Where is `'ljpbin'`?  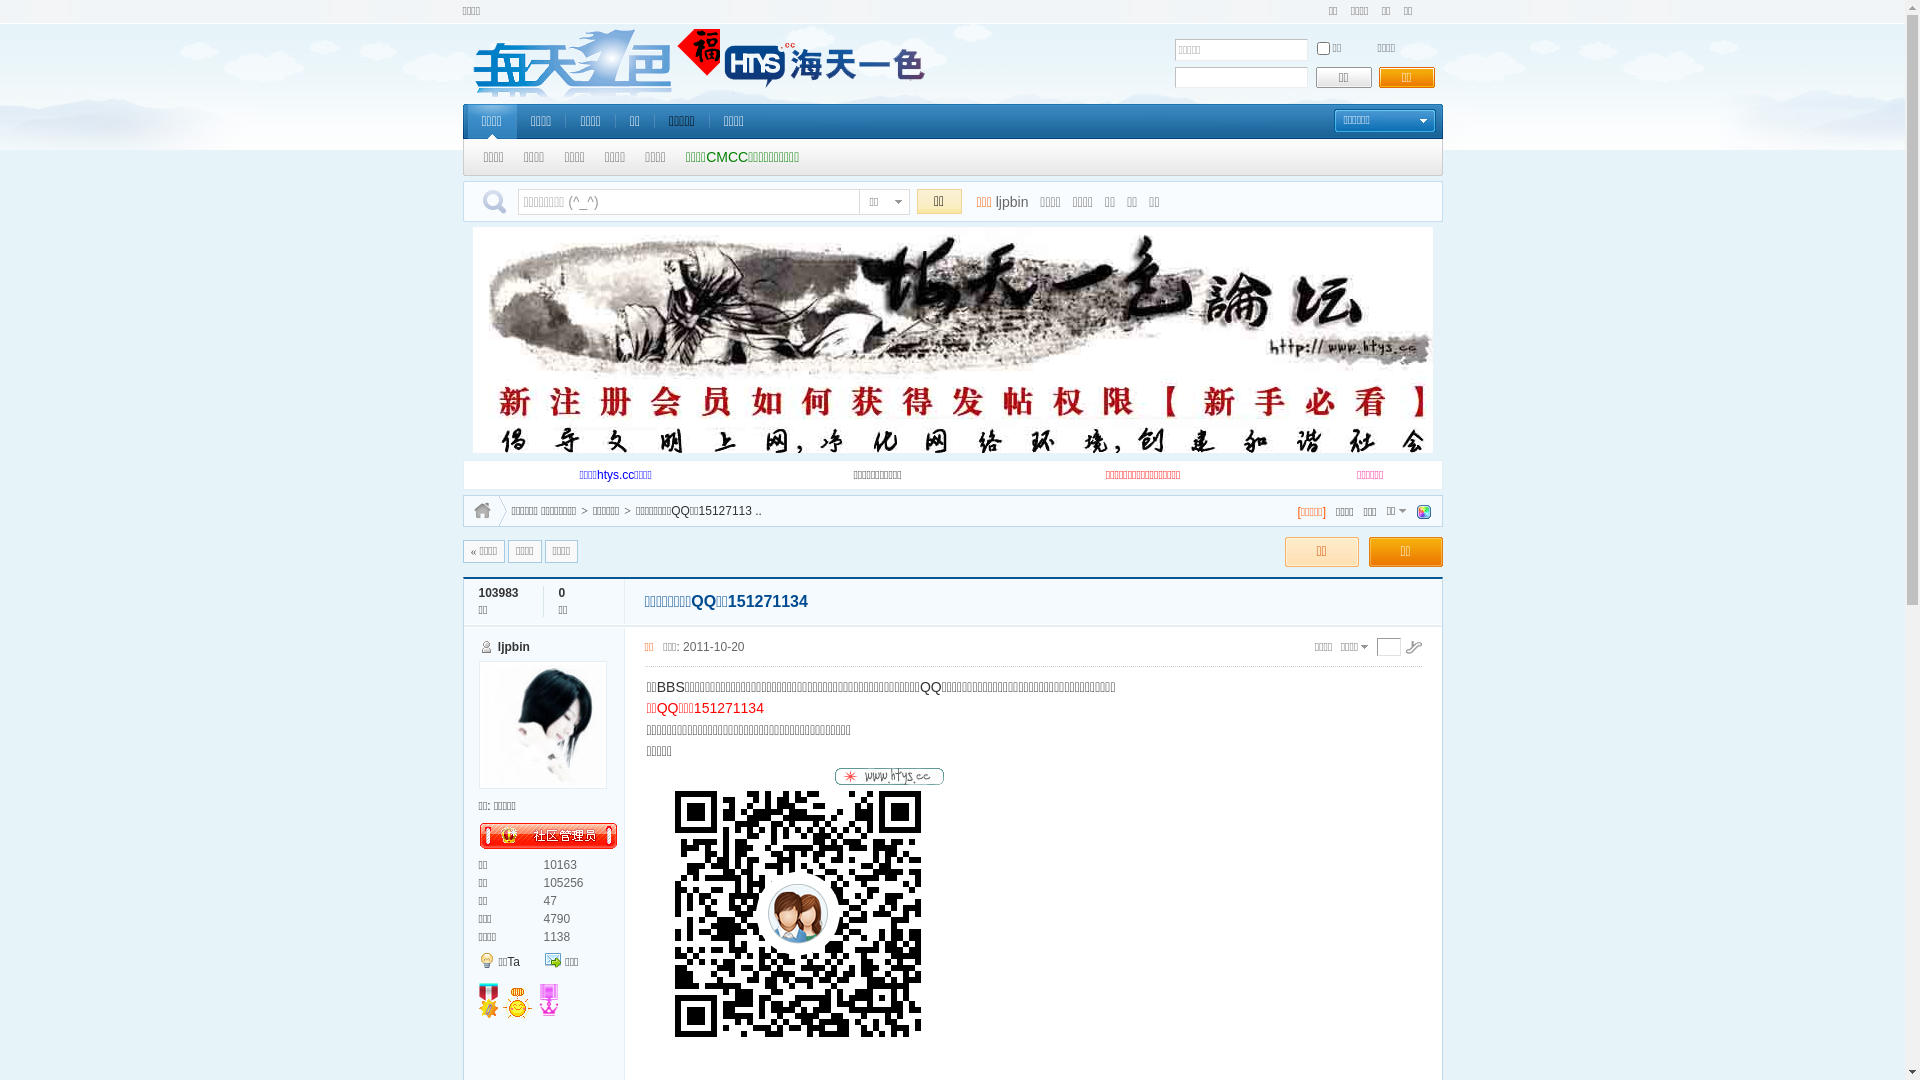 'ljpbin' is located at coordinates (513, 647).